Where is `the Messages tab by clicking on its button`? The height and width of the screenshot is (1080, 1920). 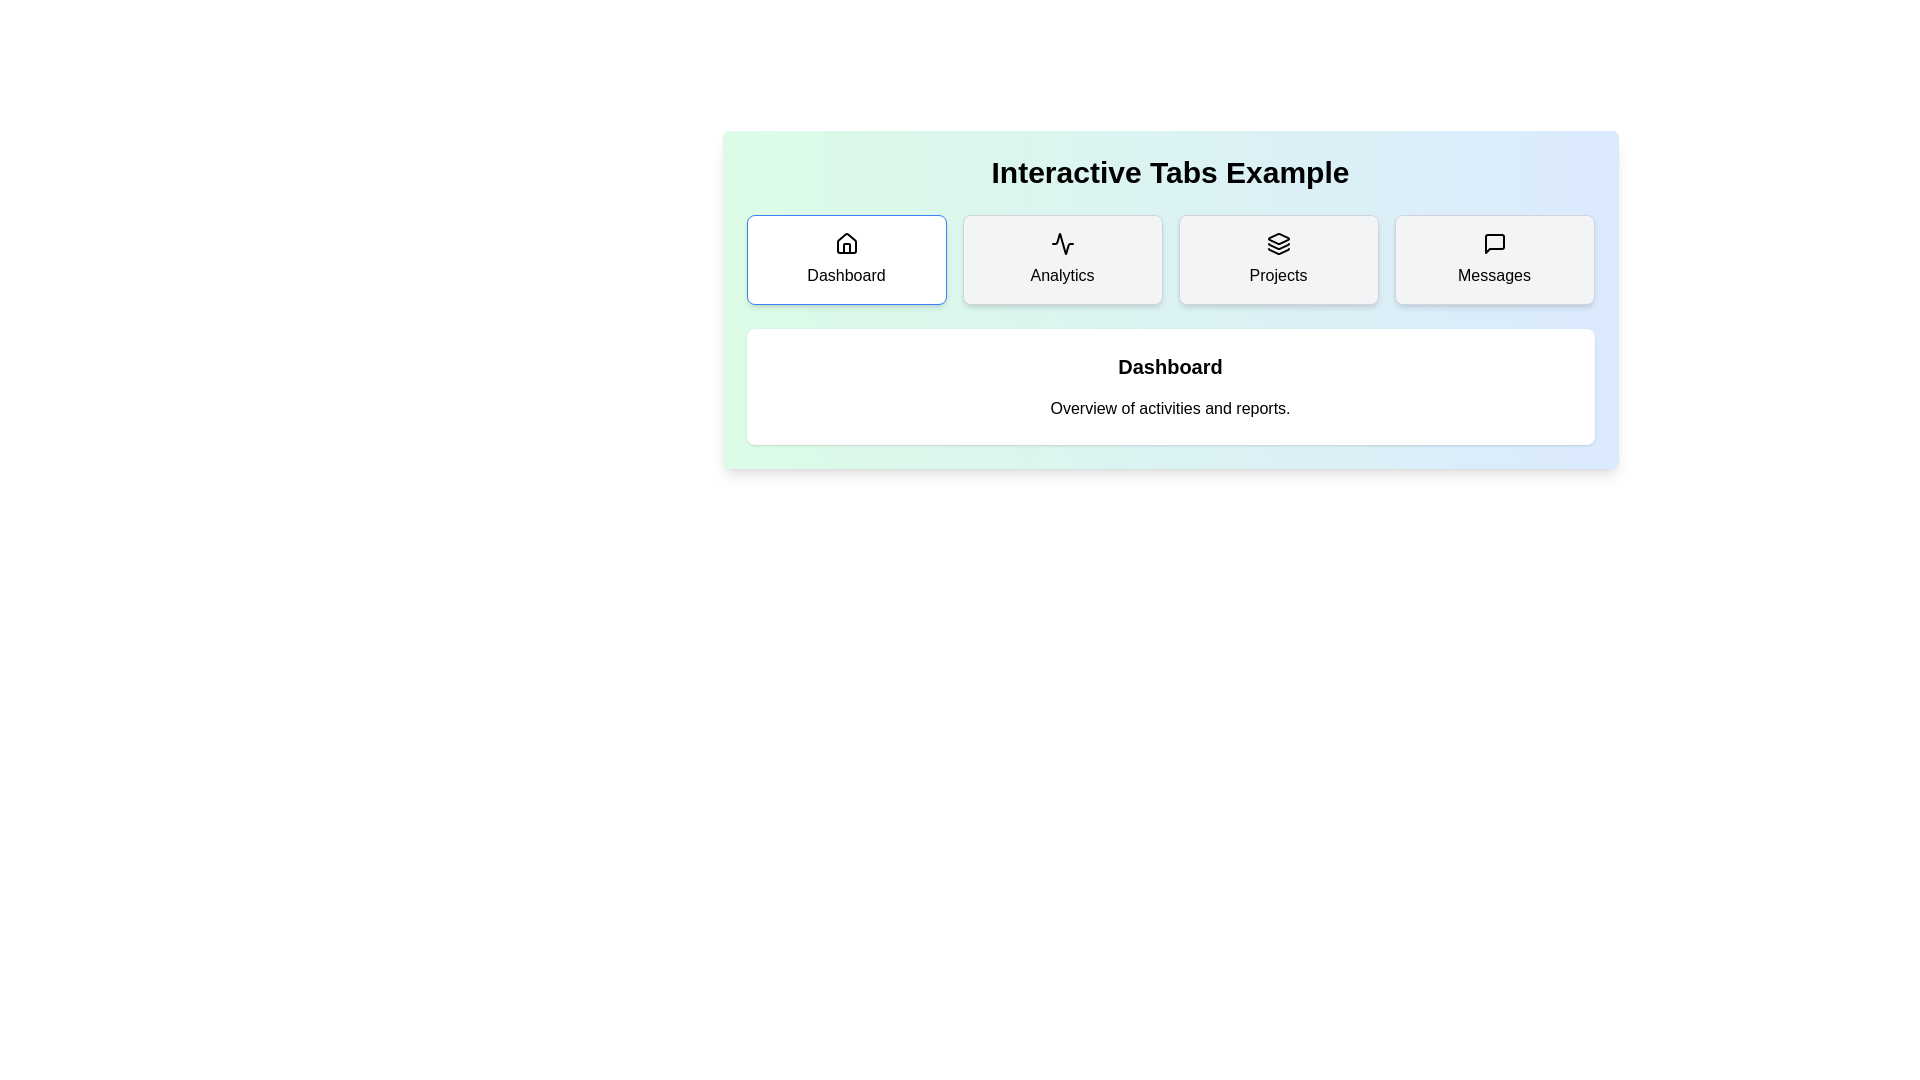 the Messages tab by clicking on its button is located at coordinates (1494, 258).